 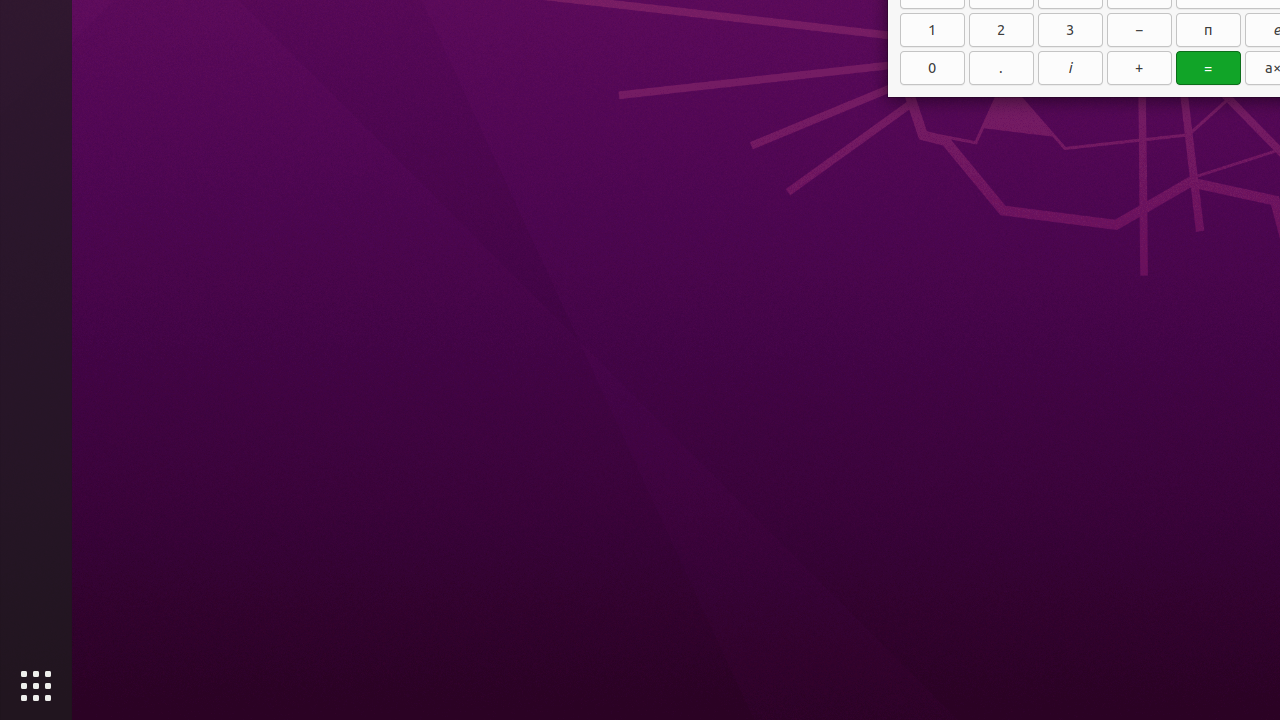 What do you see at coordinates (1207, 66) in the screenshot?
I see `'='` at bounding box center [1207, 66].